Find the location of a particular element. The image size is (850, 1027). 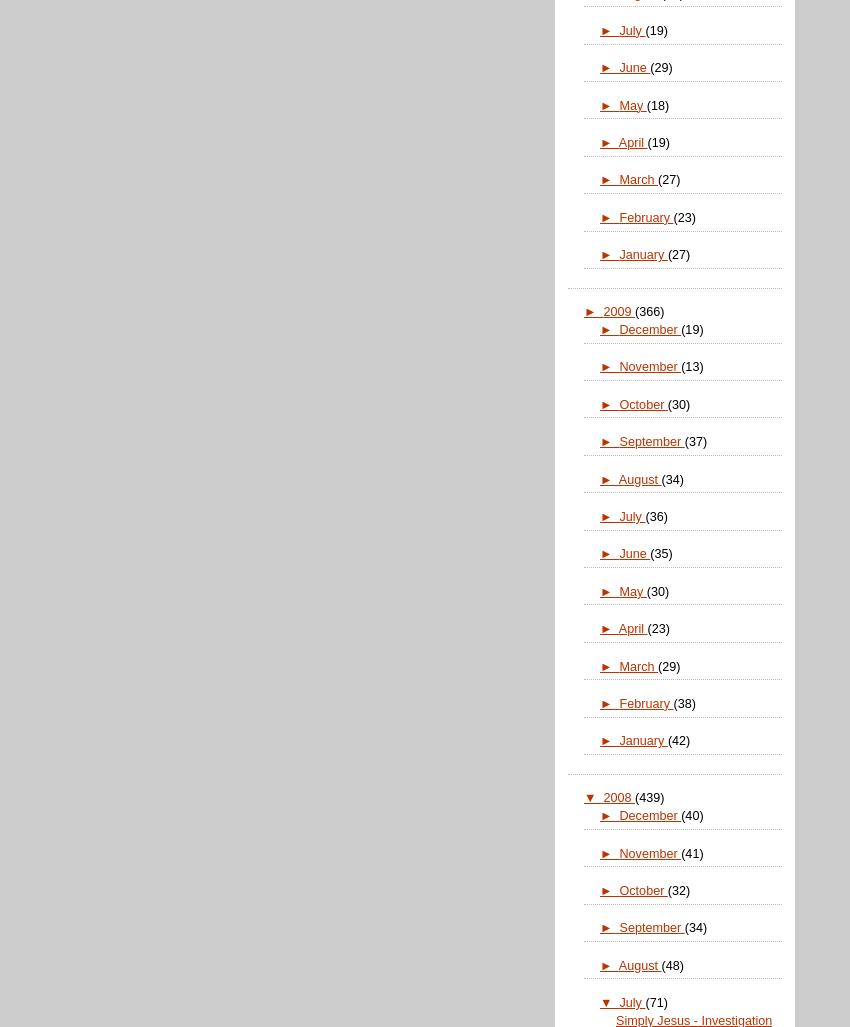

'2009' is located at coordinates (617, 311).